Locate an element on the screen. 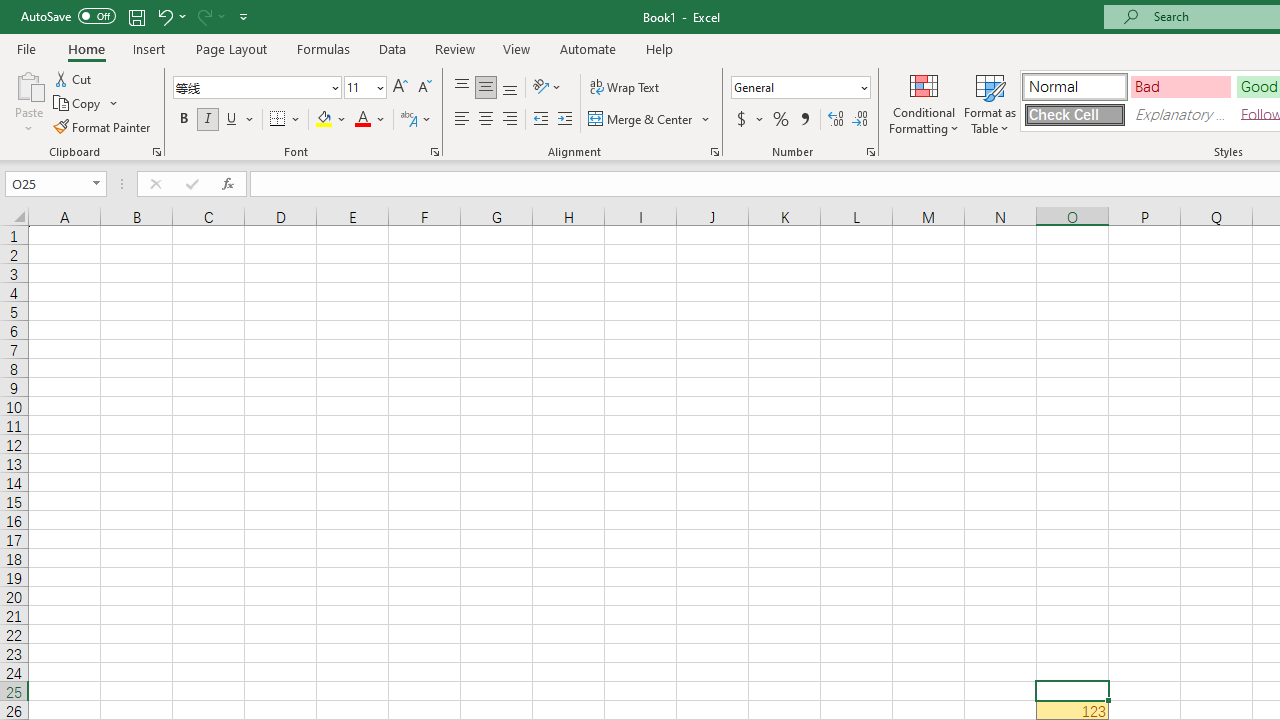 Image resolution: width=1280 pixels, height=720 pixels. 'Show Phonetic Field' is located at coordinates (415, 119).